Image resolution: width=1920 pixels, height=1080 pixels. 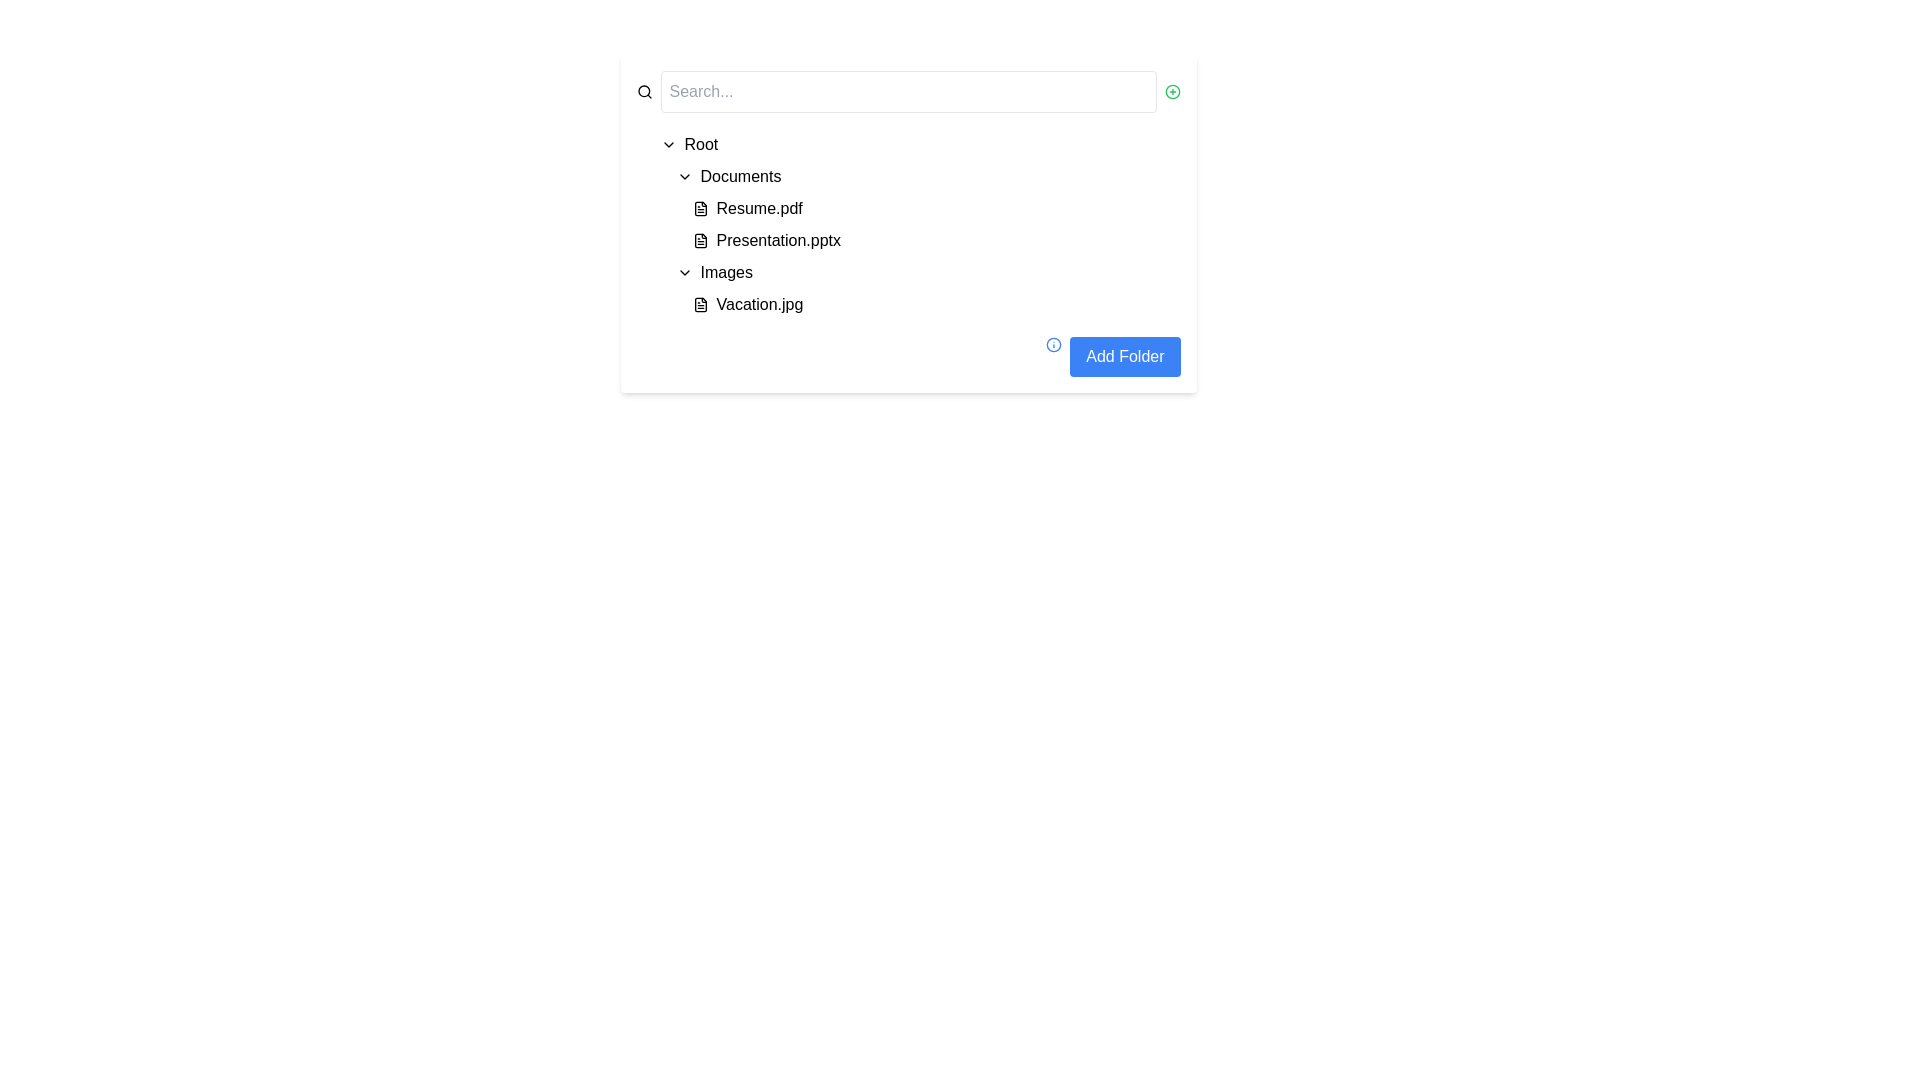 I want to click on to select the file entry named 'Presentation.pptx' located in the 'Documents' section, which is the second item in the folder navigation interface, so click(x=931, y=239).